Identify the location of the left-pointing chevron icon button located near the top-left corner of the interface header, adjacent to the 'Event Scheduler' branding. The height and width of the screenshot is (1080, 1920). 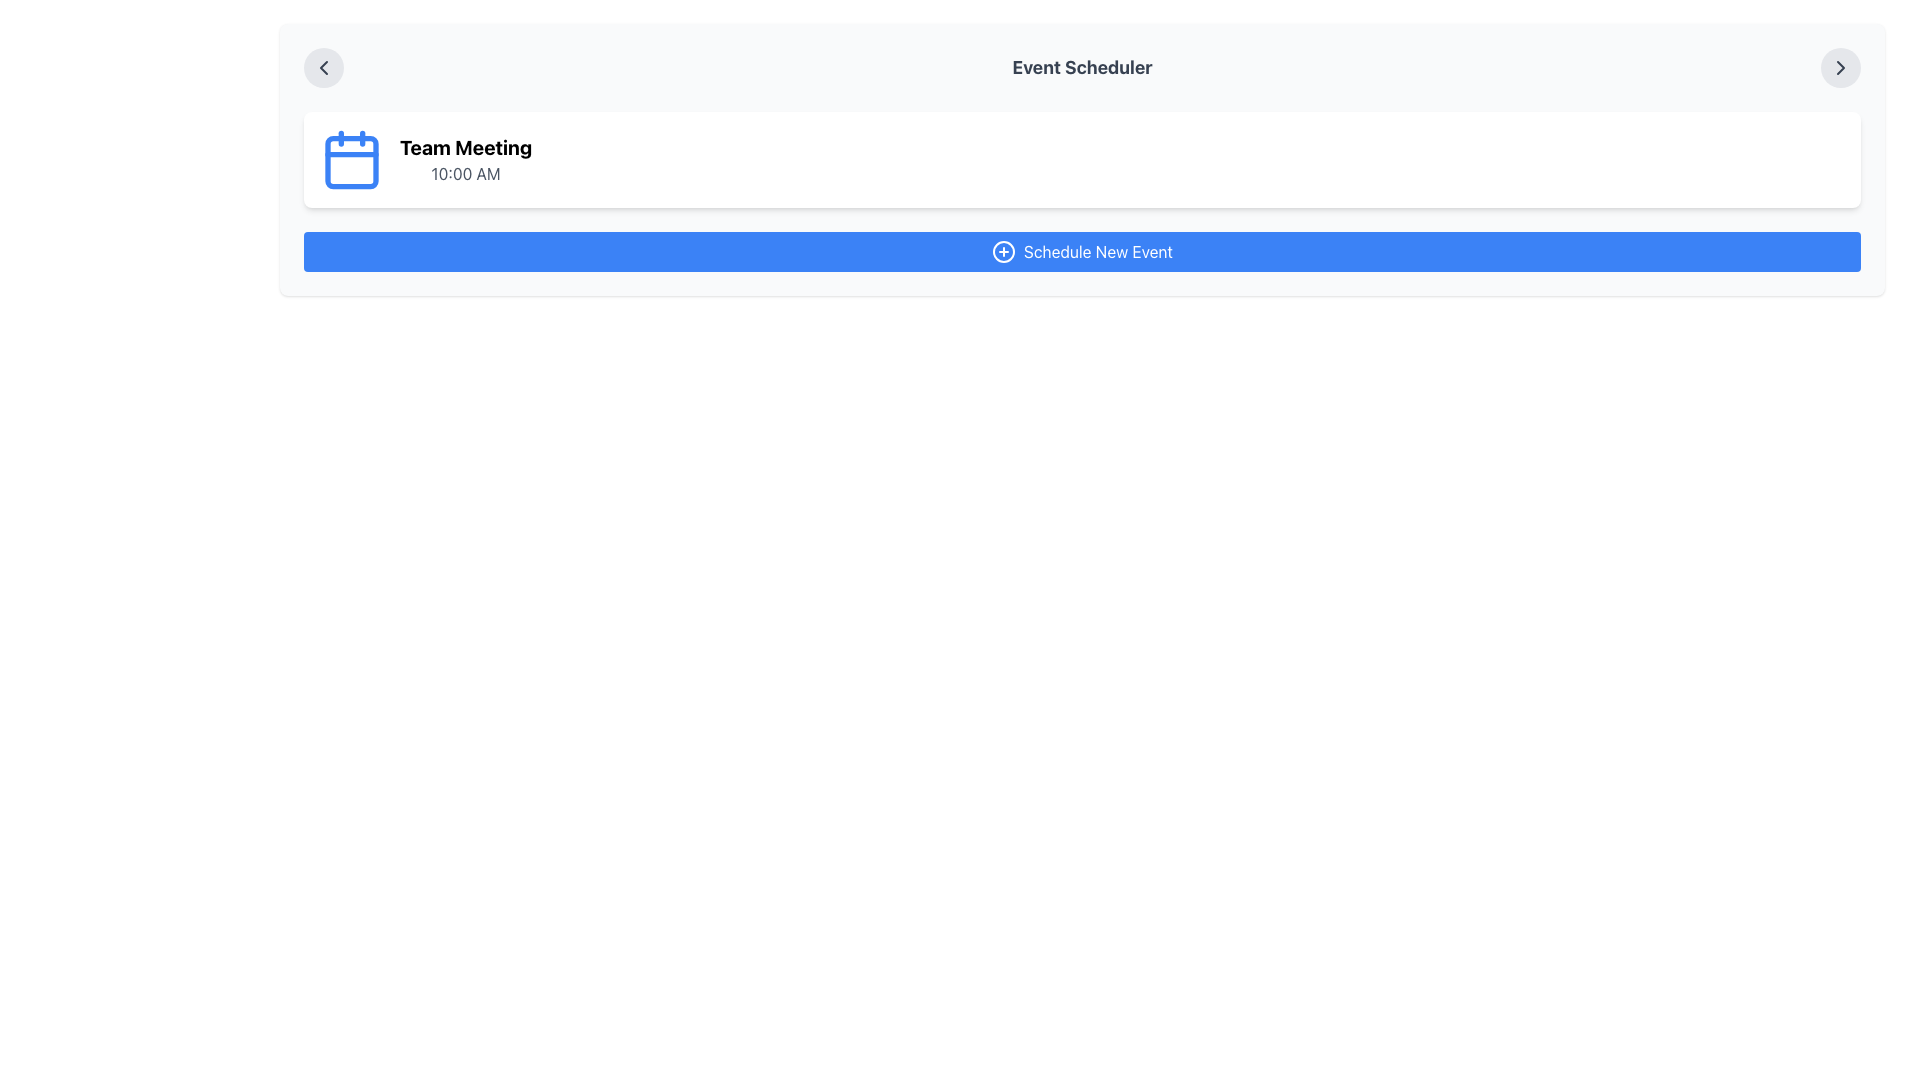
(324, 67).